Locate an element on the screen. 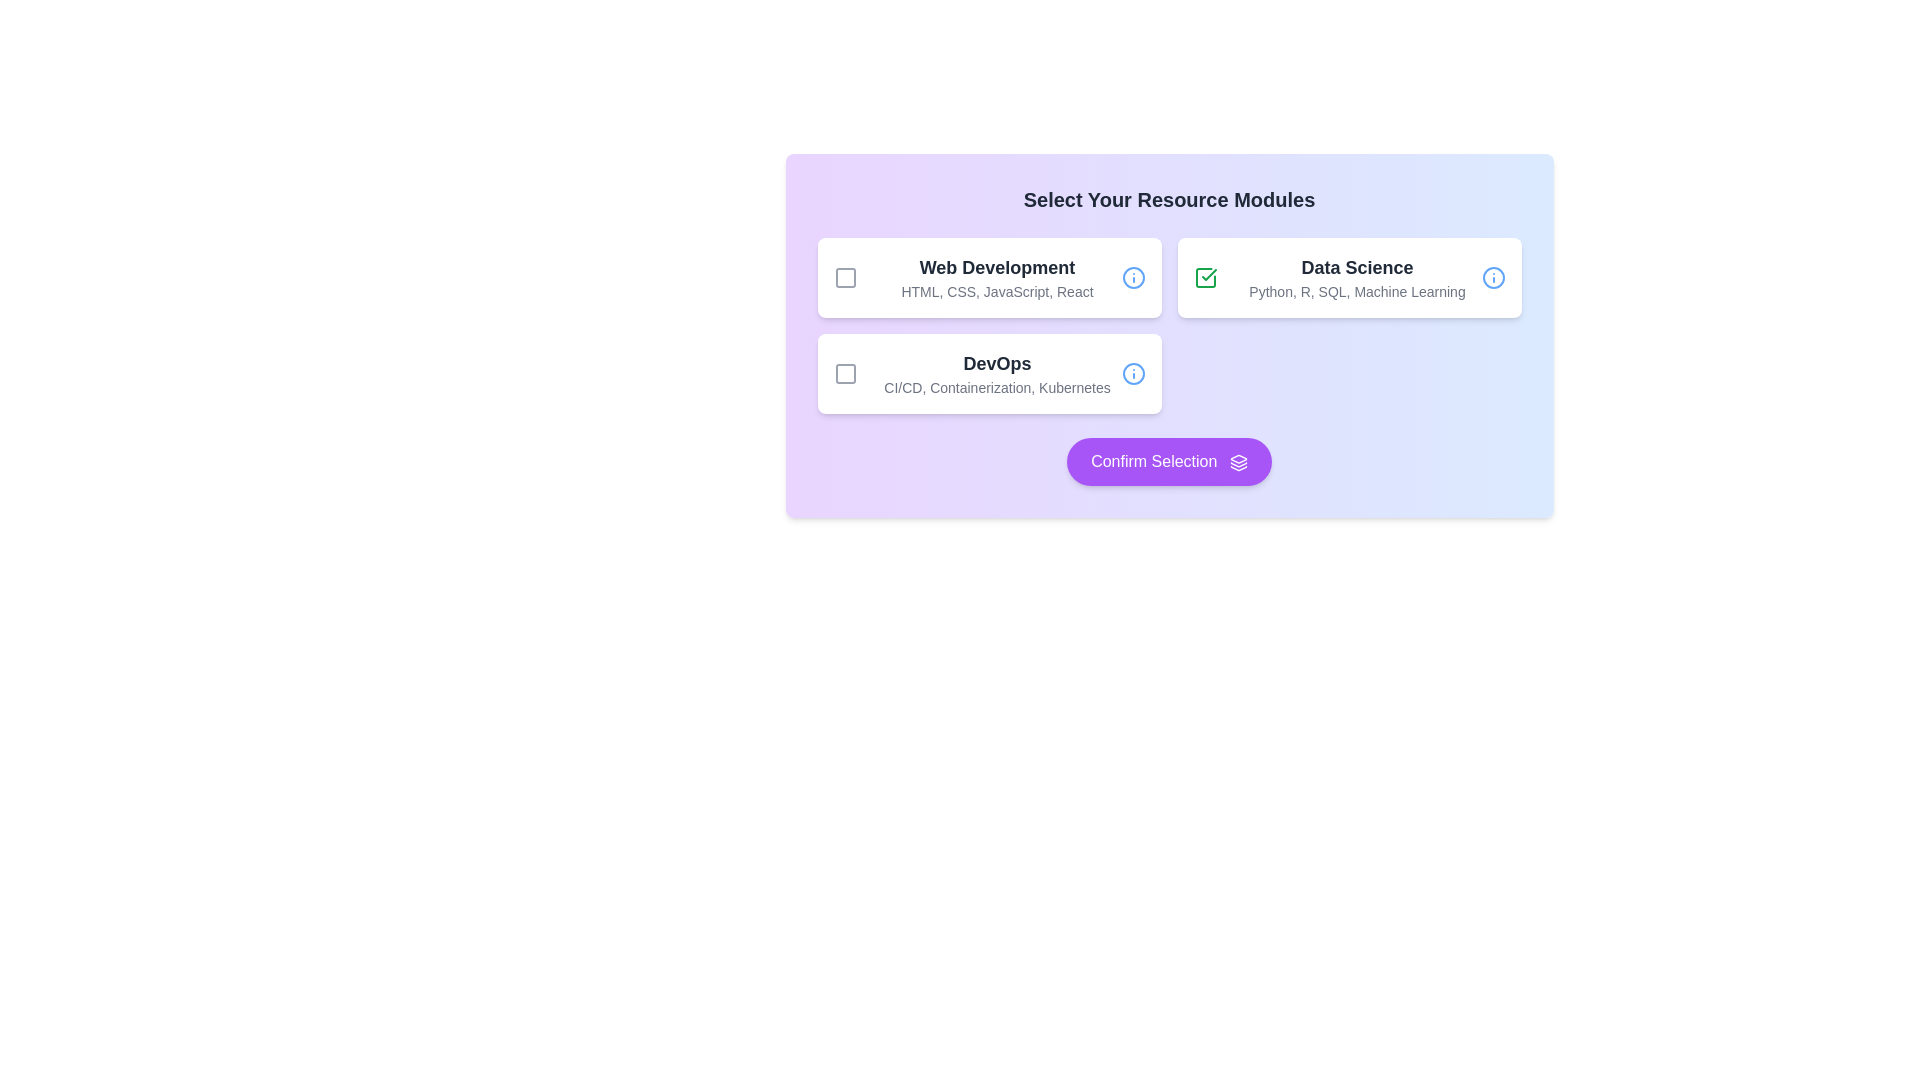  the 'Data Science' module description block, which consists of a bold title and a lighter description, located in the center right section of the interface is located at coordinates (1357, 277).